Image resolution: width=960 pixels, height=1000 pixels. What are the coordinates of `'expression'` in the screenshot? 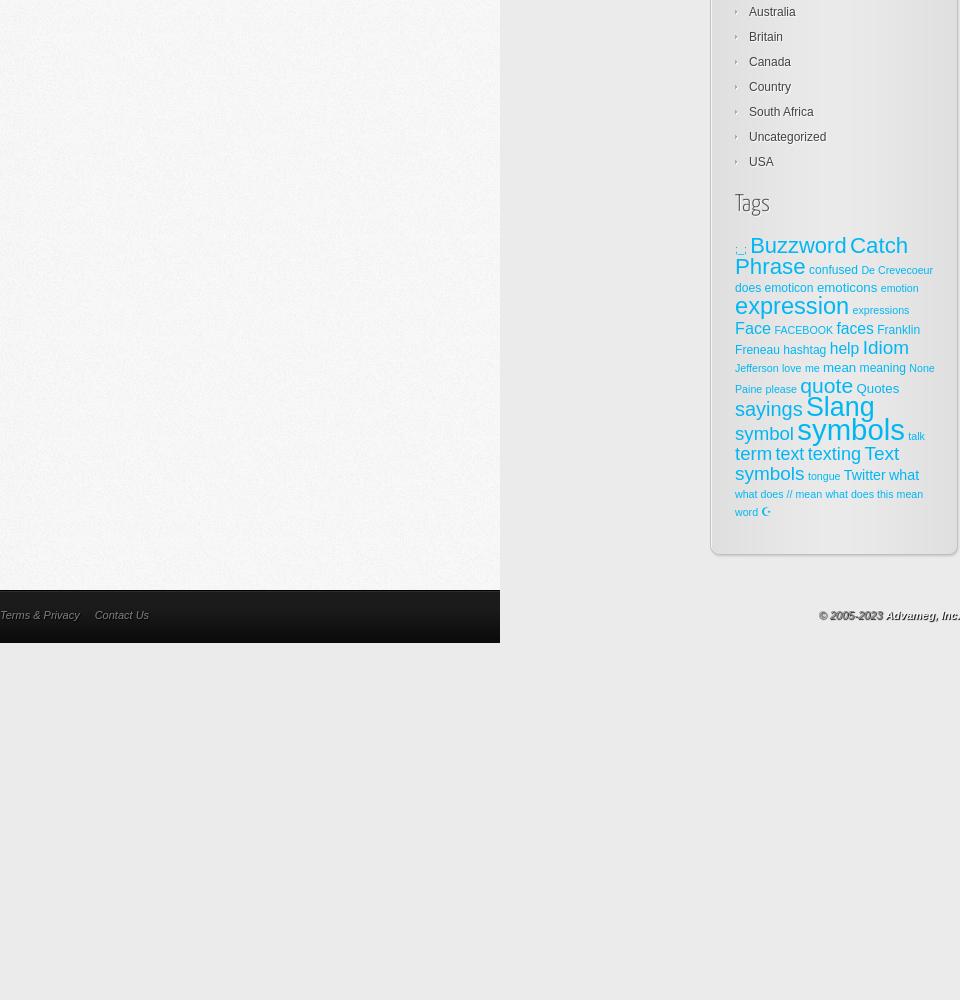 It's located at (792, 306).